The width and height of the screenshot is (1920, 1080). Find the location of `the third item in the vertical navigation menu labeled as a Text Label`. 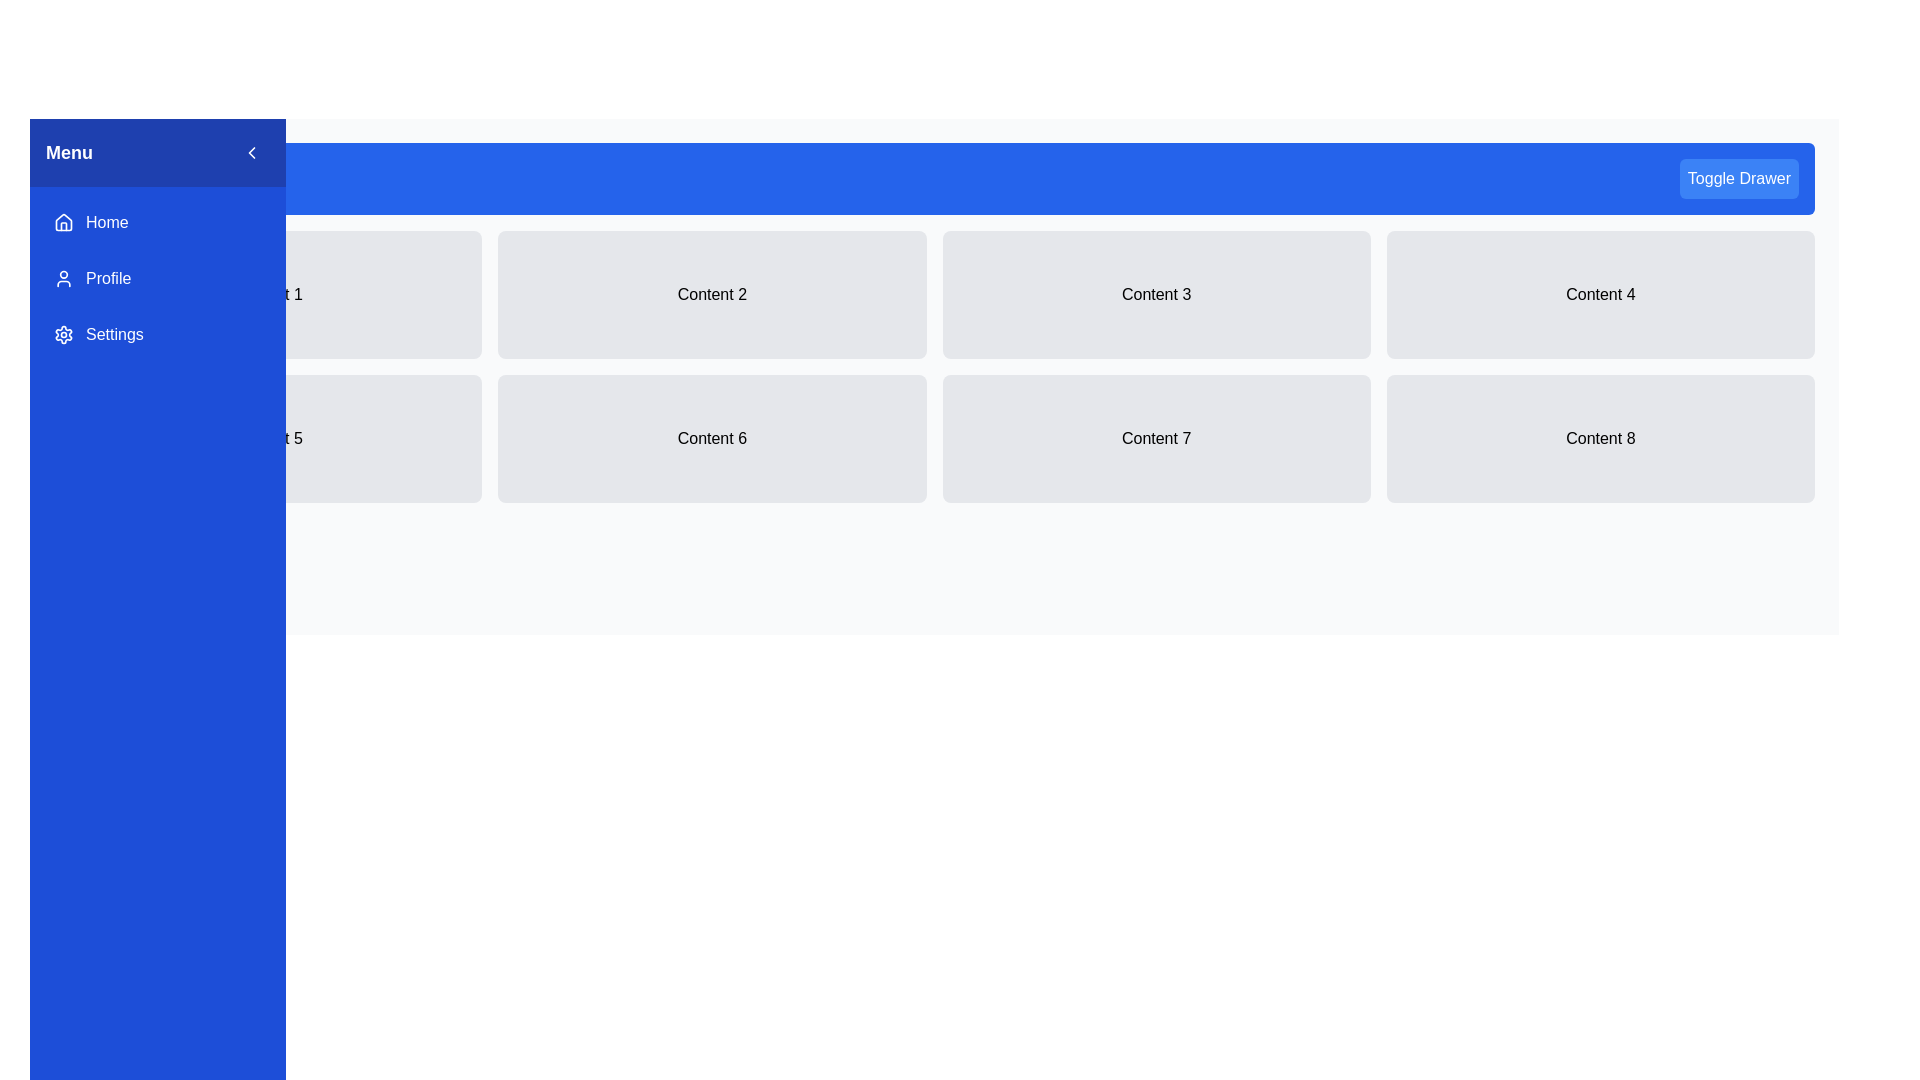

the third item in the vertical navigation menu labeled as a Text Label is located at coordinates (113, 334).